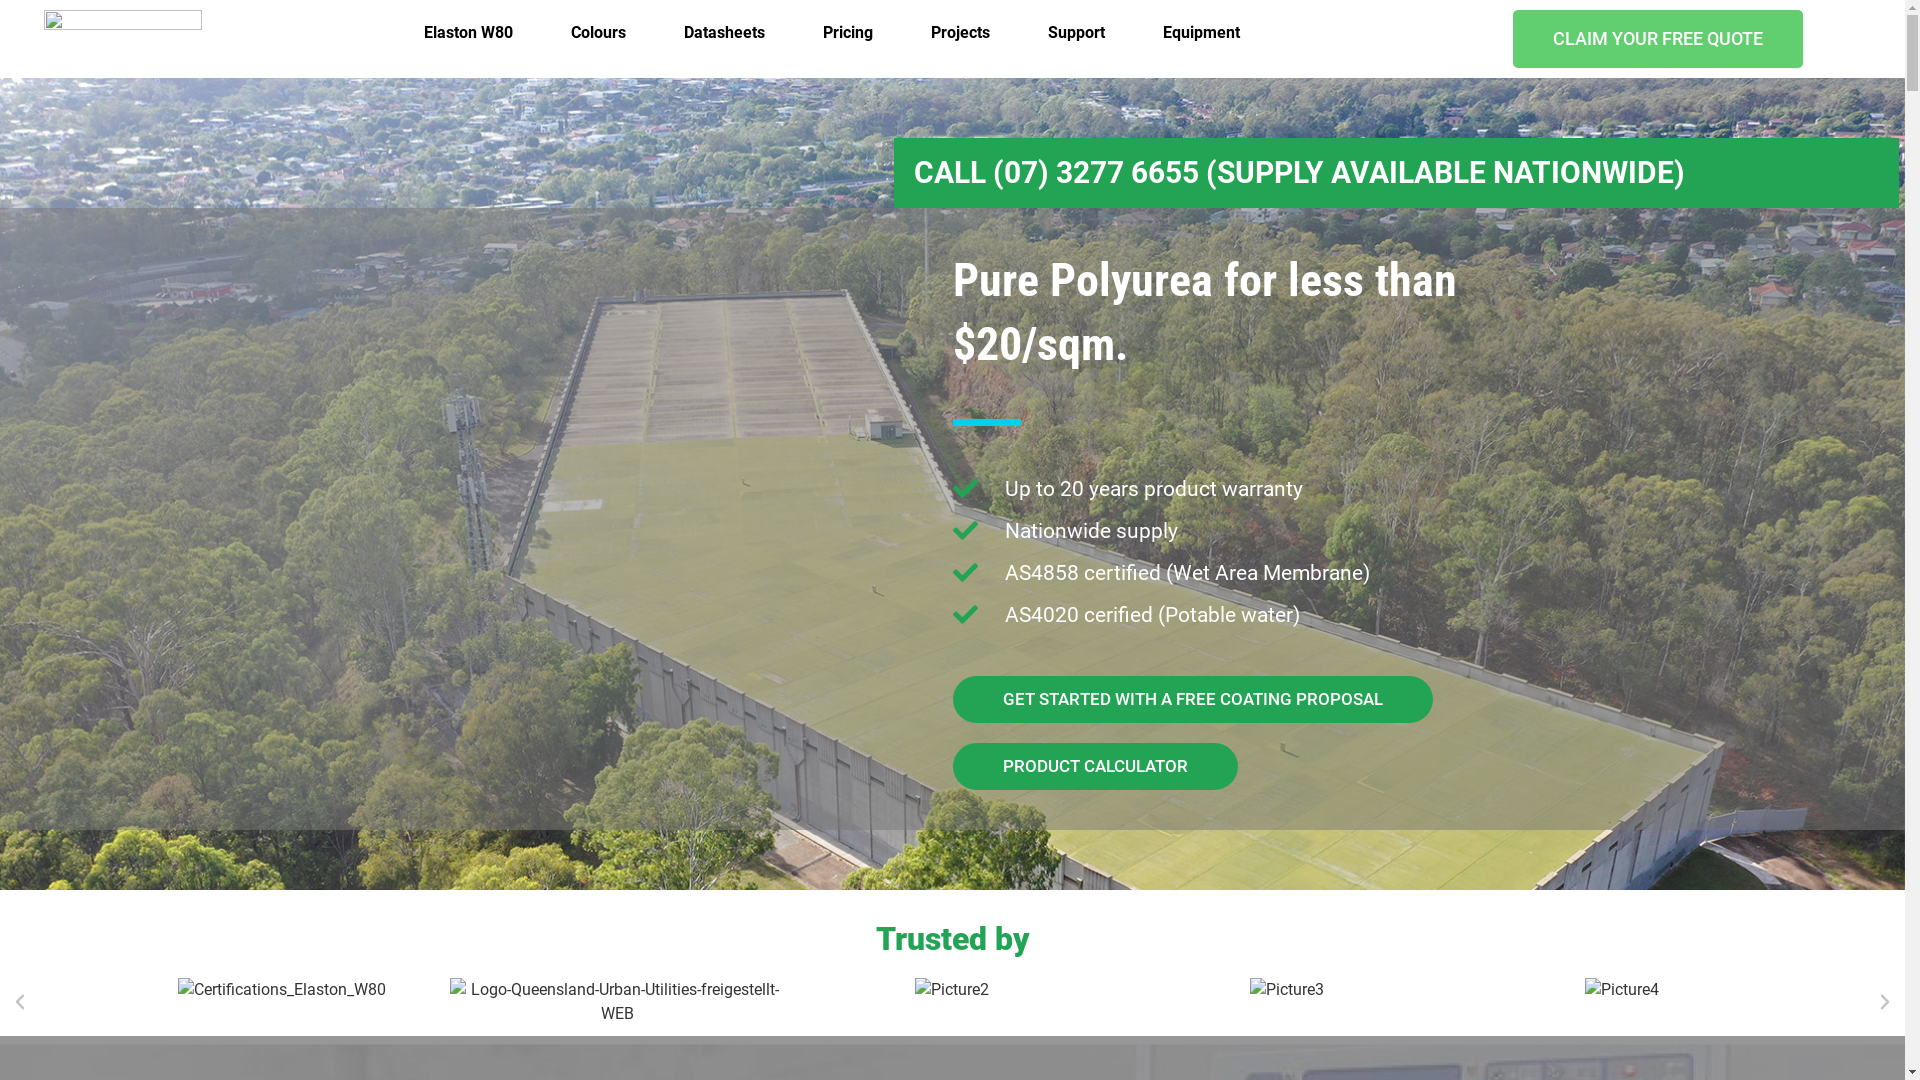  Describe the element at coordinates (960, 33) in the screenshot. I see `'Projects'` at that location.